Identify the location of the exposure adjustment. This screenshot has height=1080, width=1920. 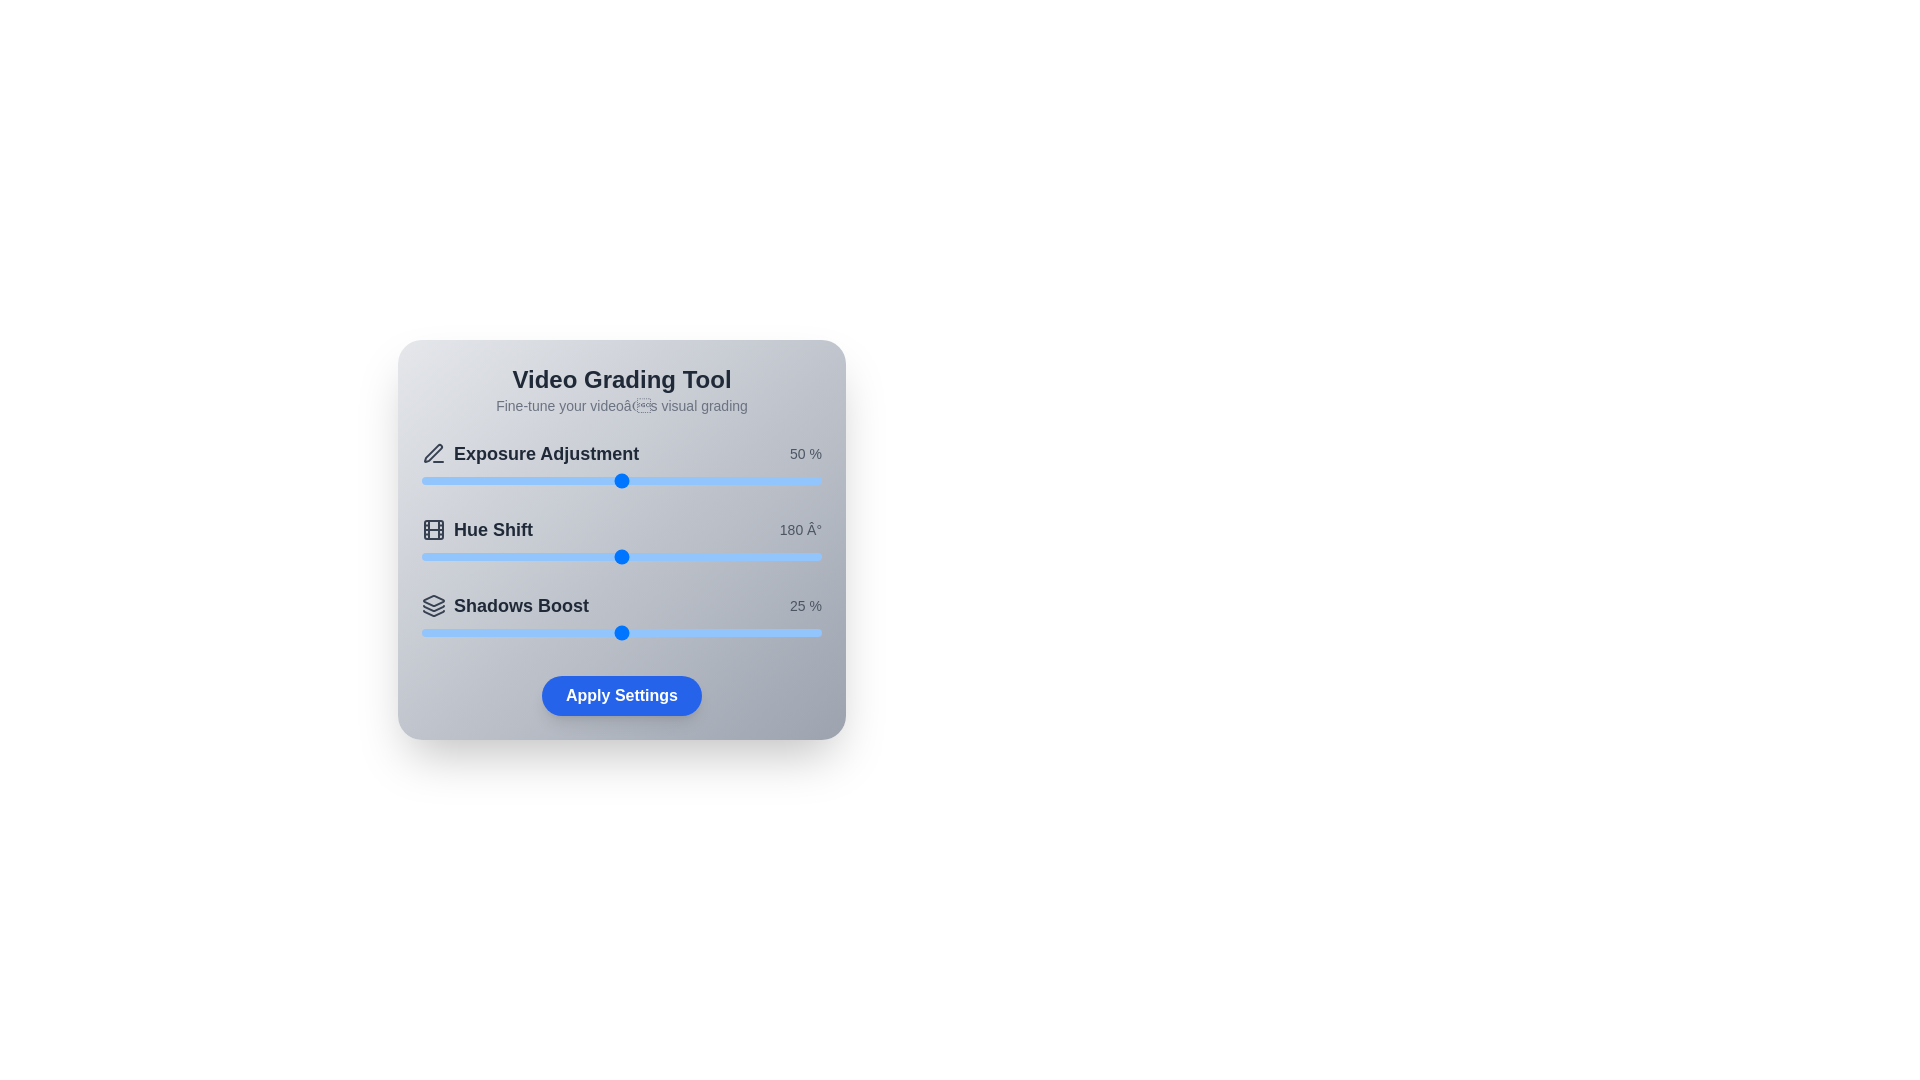
(429, 481).